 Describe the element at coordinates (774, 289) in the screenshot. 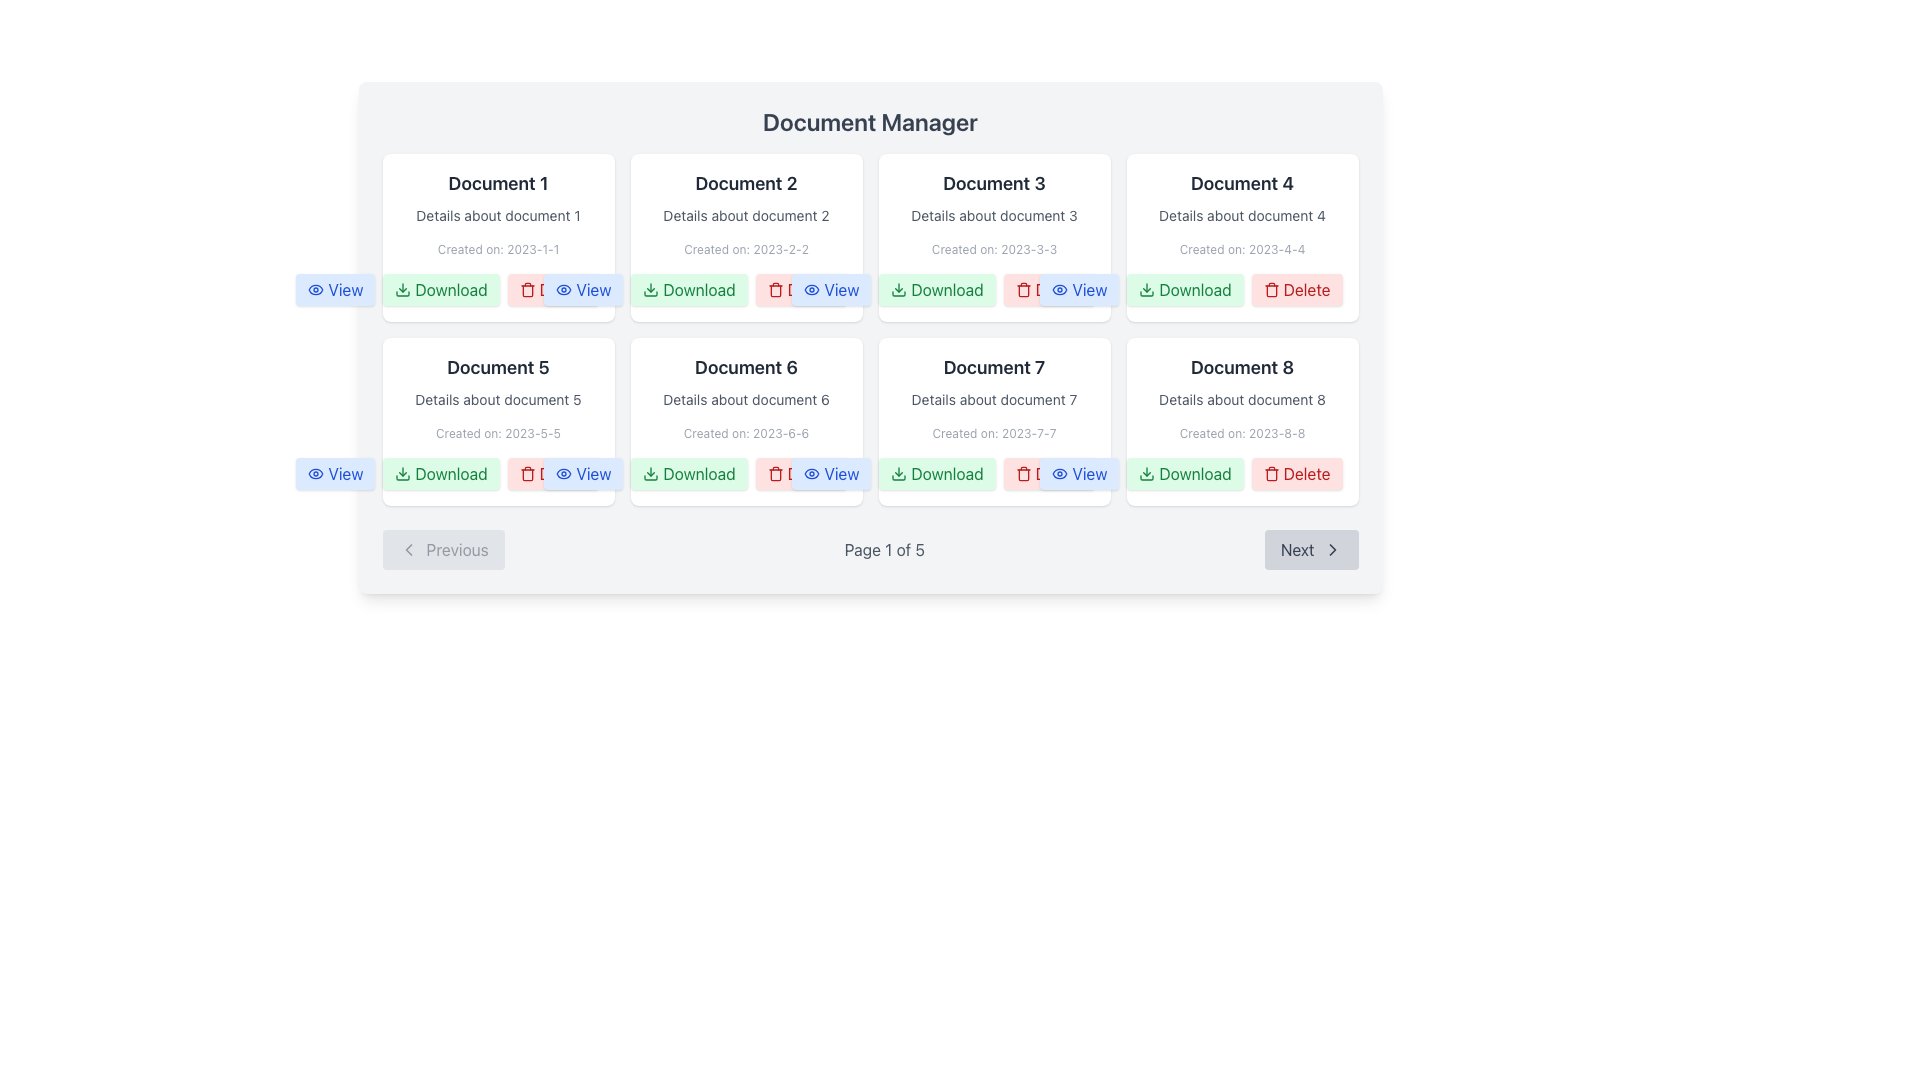

I see `the trash can icon within the 'Delete' button in the 'Document 4' card` at that location.